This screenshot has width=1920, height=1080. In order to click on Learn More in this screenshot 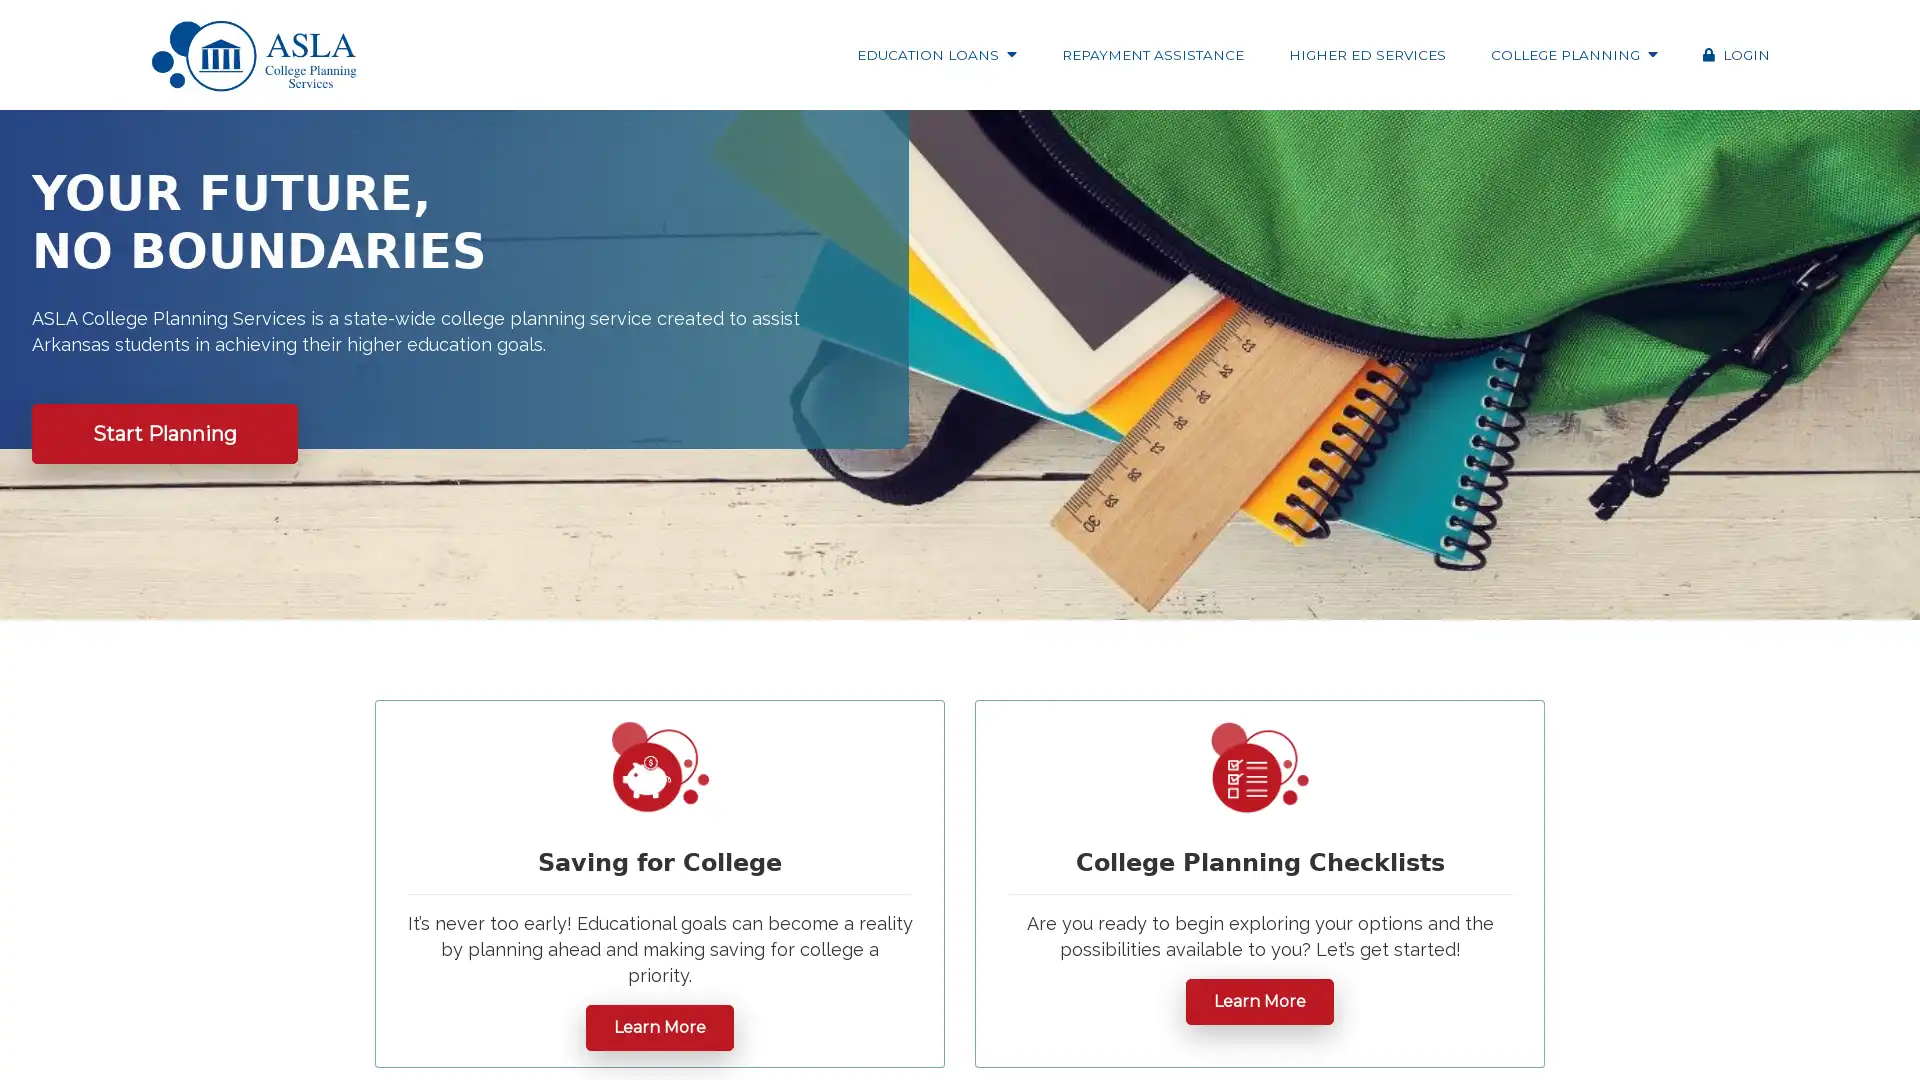, I will do `click(660, 1026)`.